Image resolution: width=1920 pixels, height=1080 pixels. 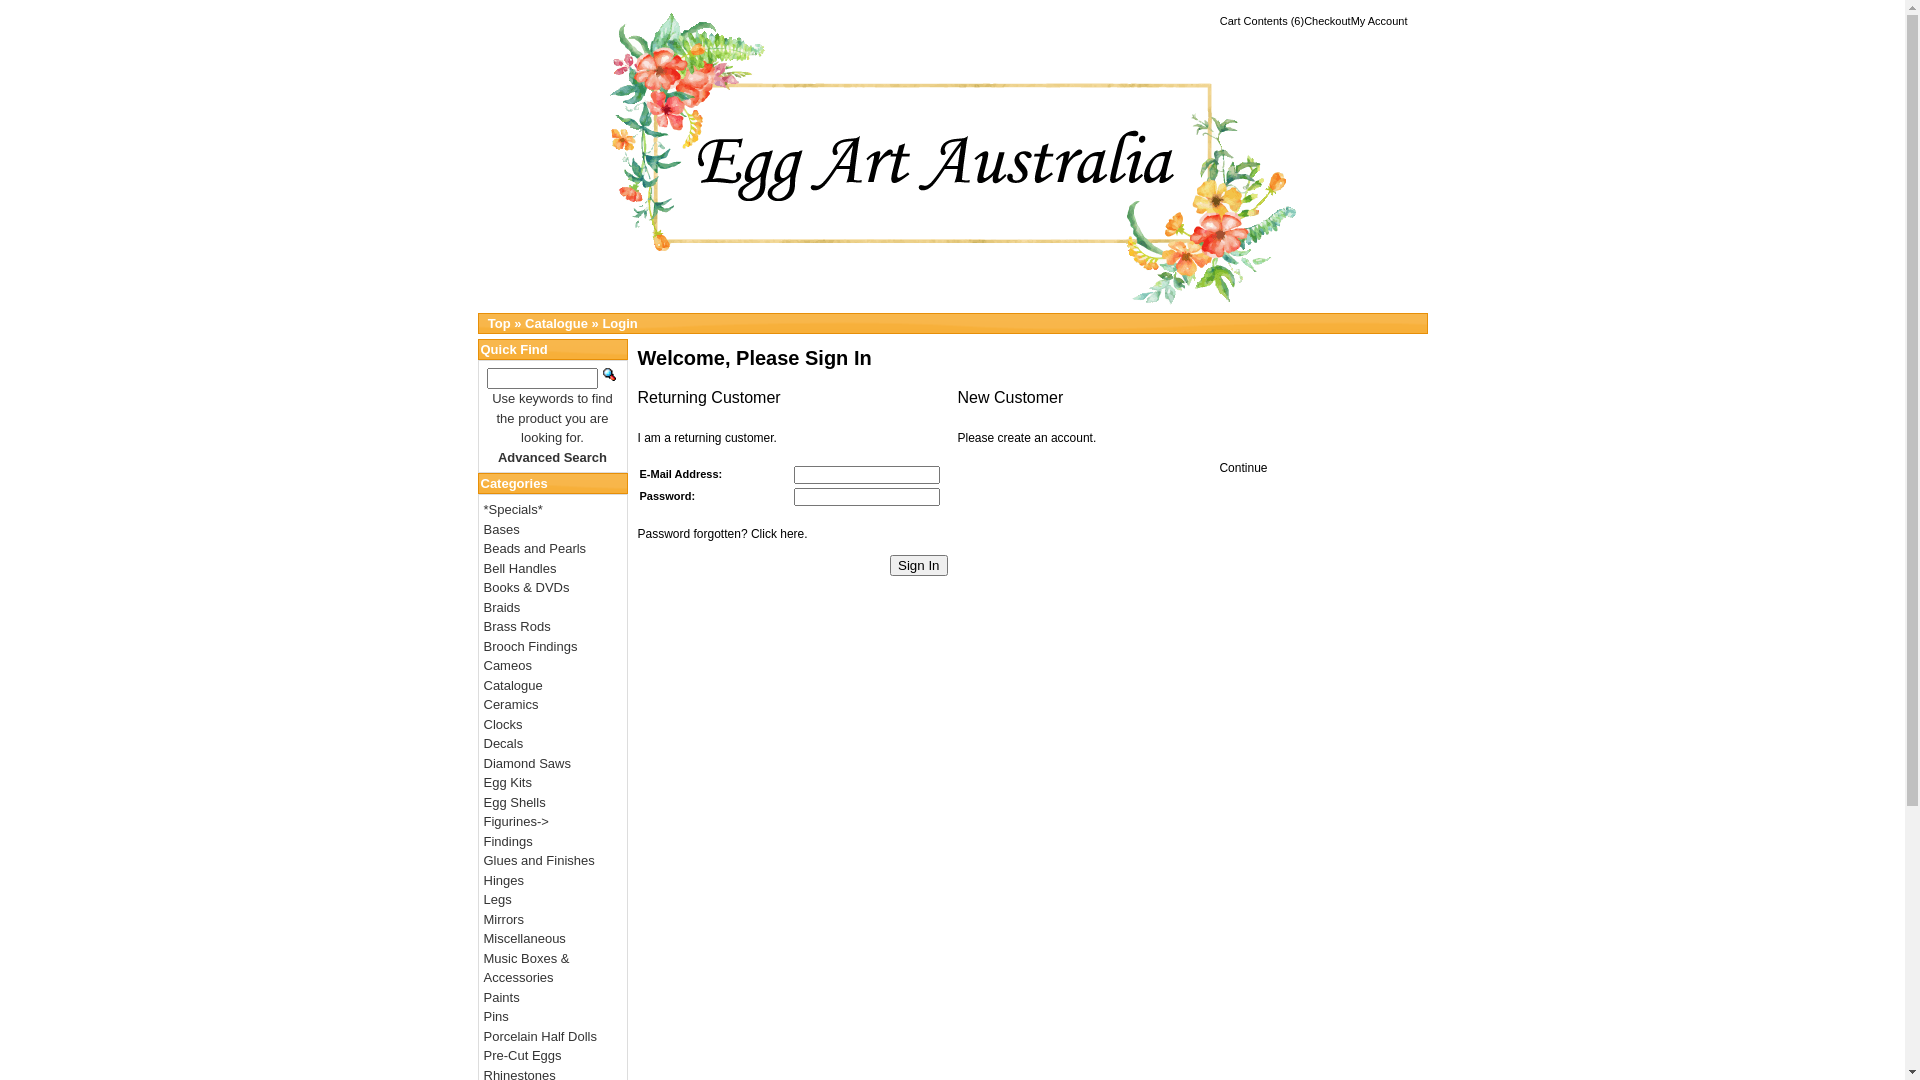 What do you see at coordinates (484, 997) in the screenshot?
I see `'Paints'` at bounding box center [484, 997].